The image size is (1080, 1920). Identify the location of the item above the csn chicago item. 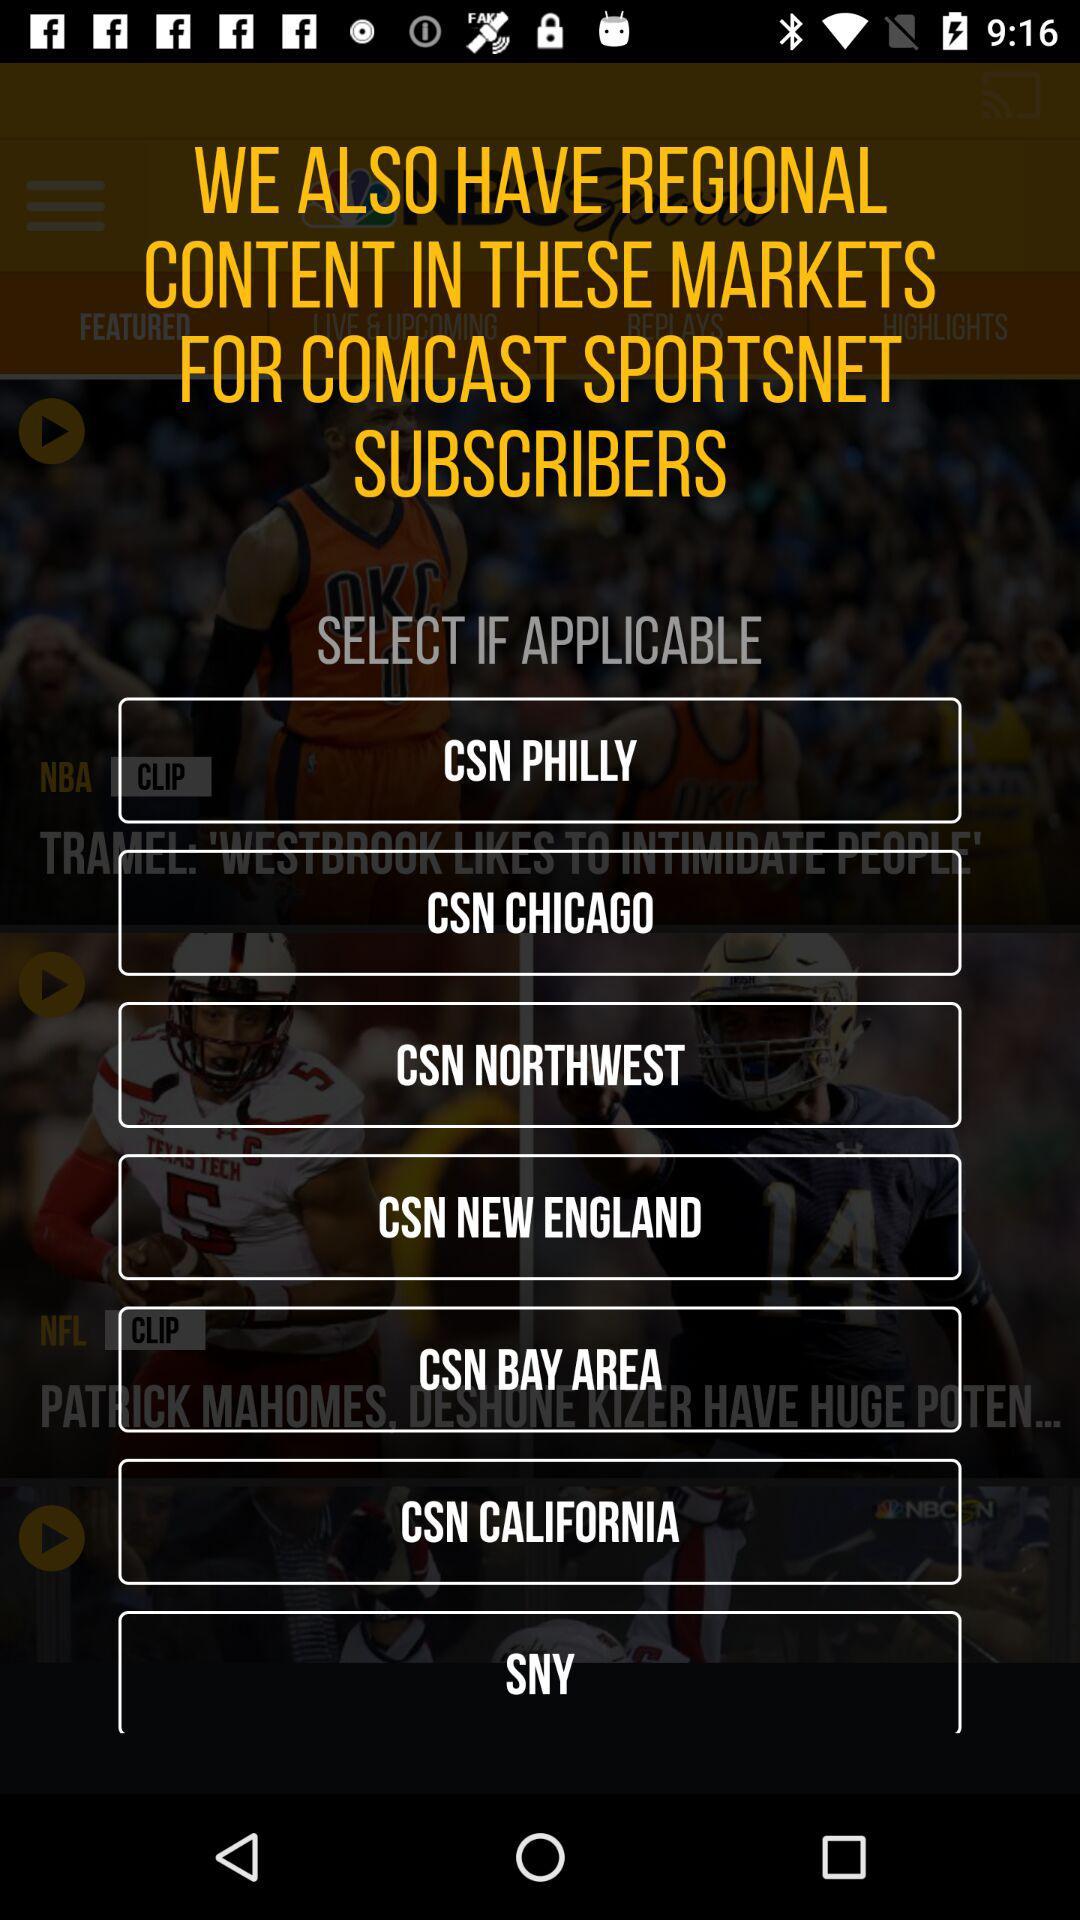
(540, 759).